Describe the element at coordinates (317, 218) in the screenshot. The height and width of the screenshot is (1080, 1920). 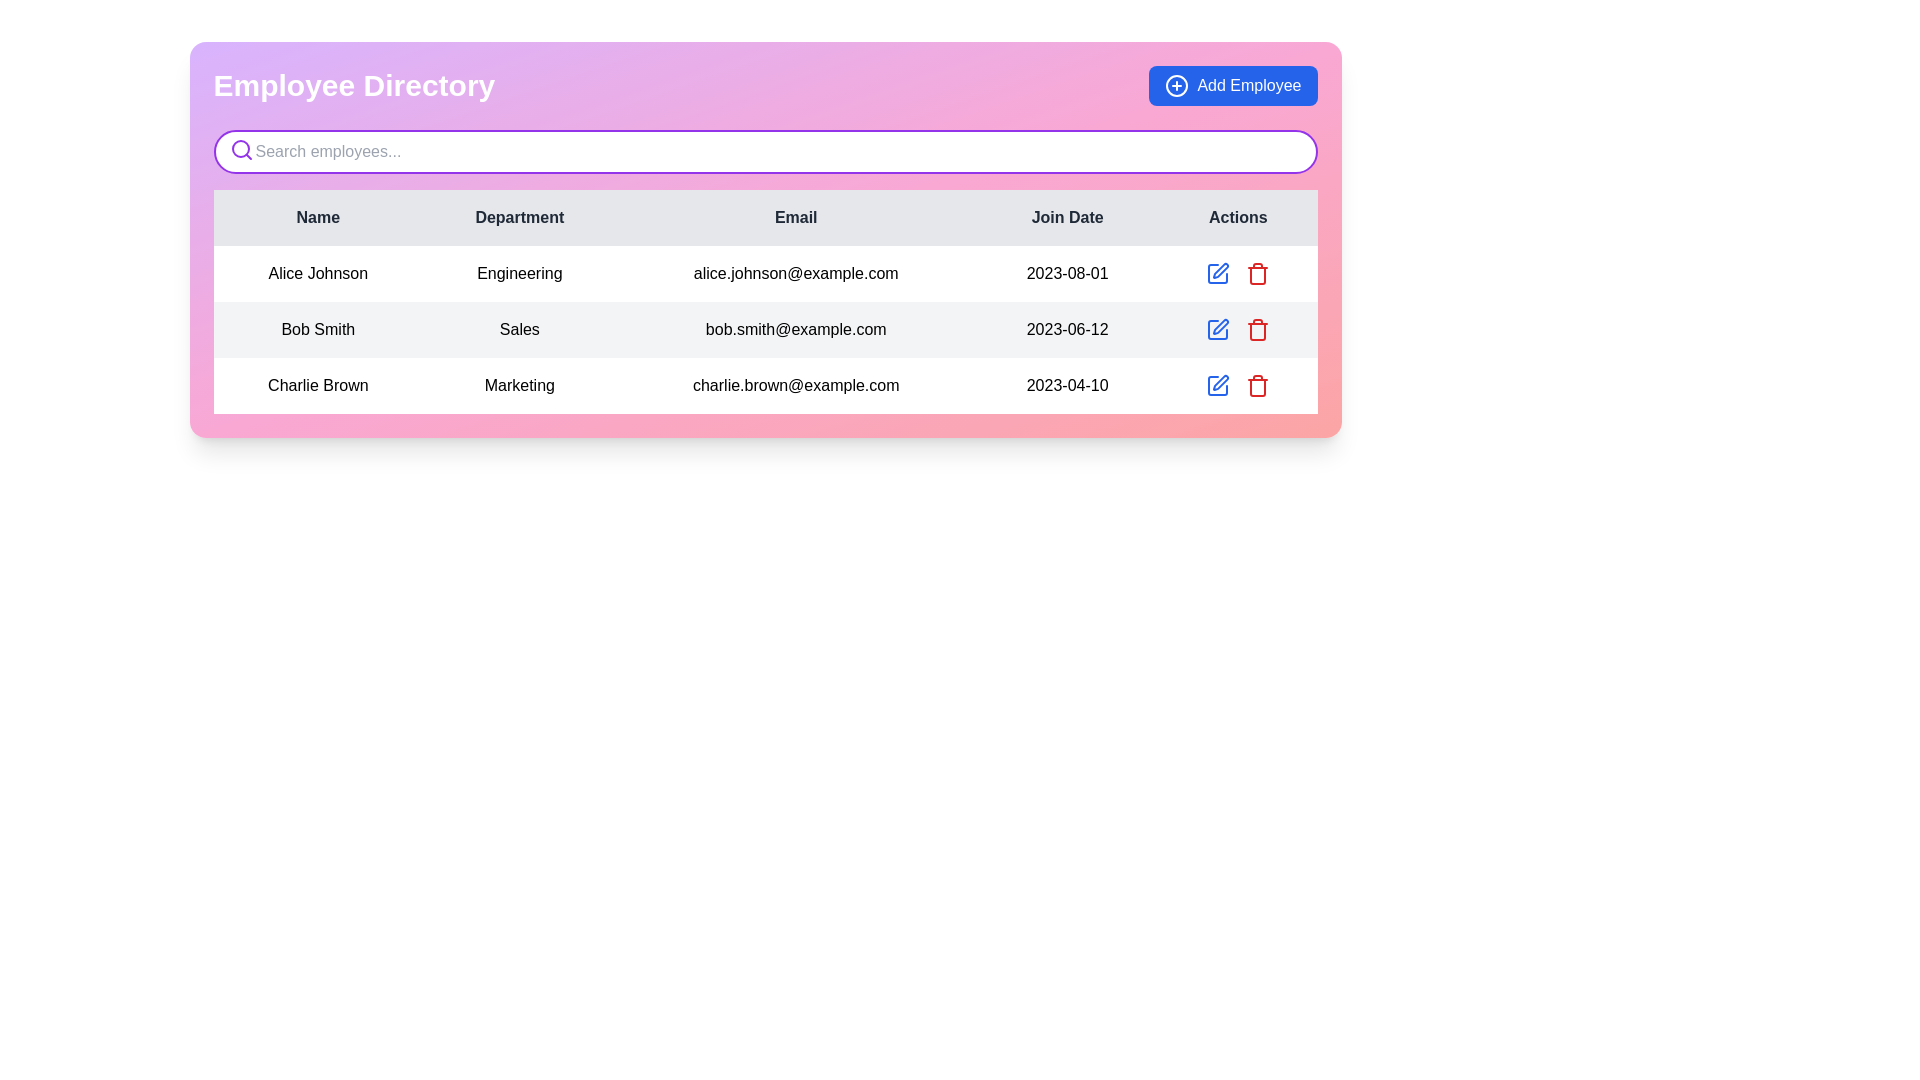
I see `the table column under the 'Name' header, which is a bold text label positioned at the top-left corner of the table` at that location.